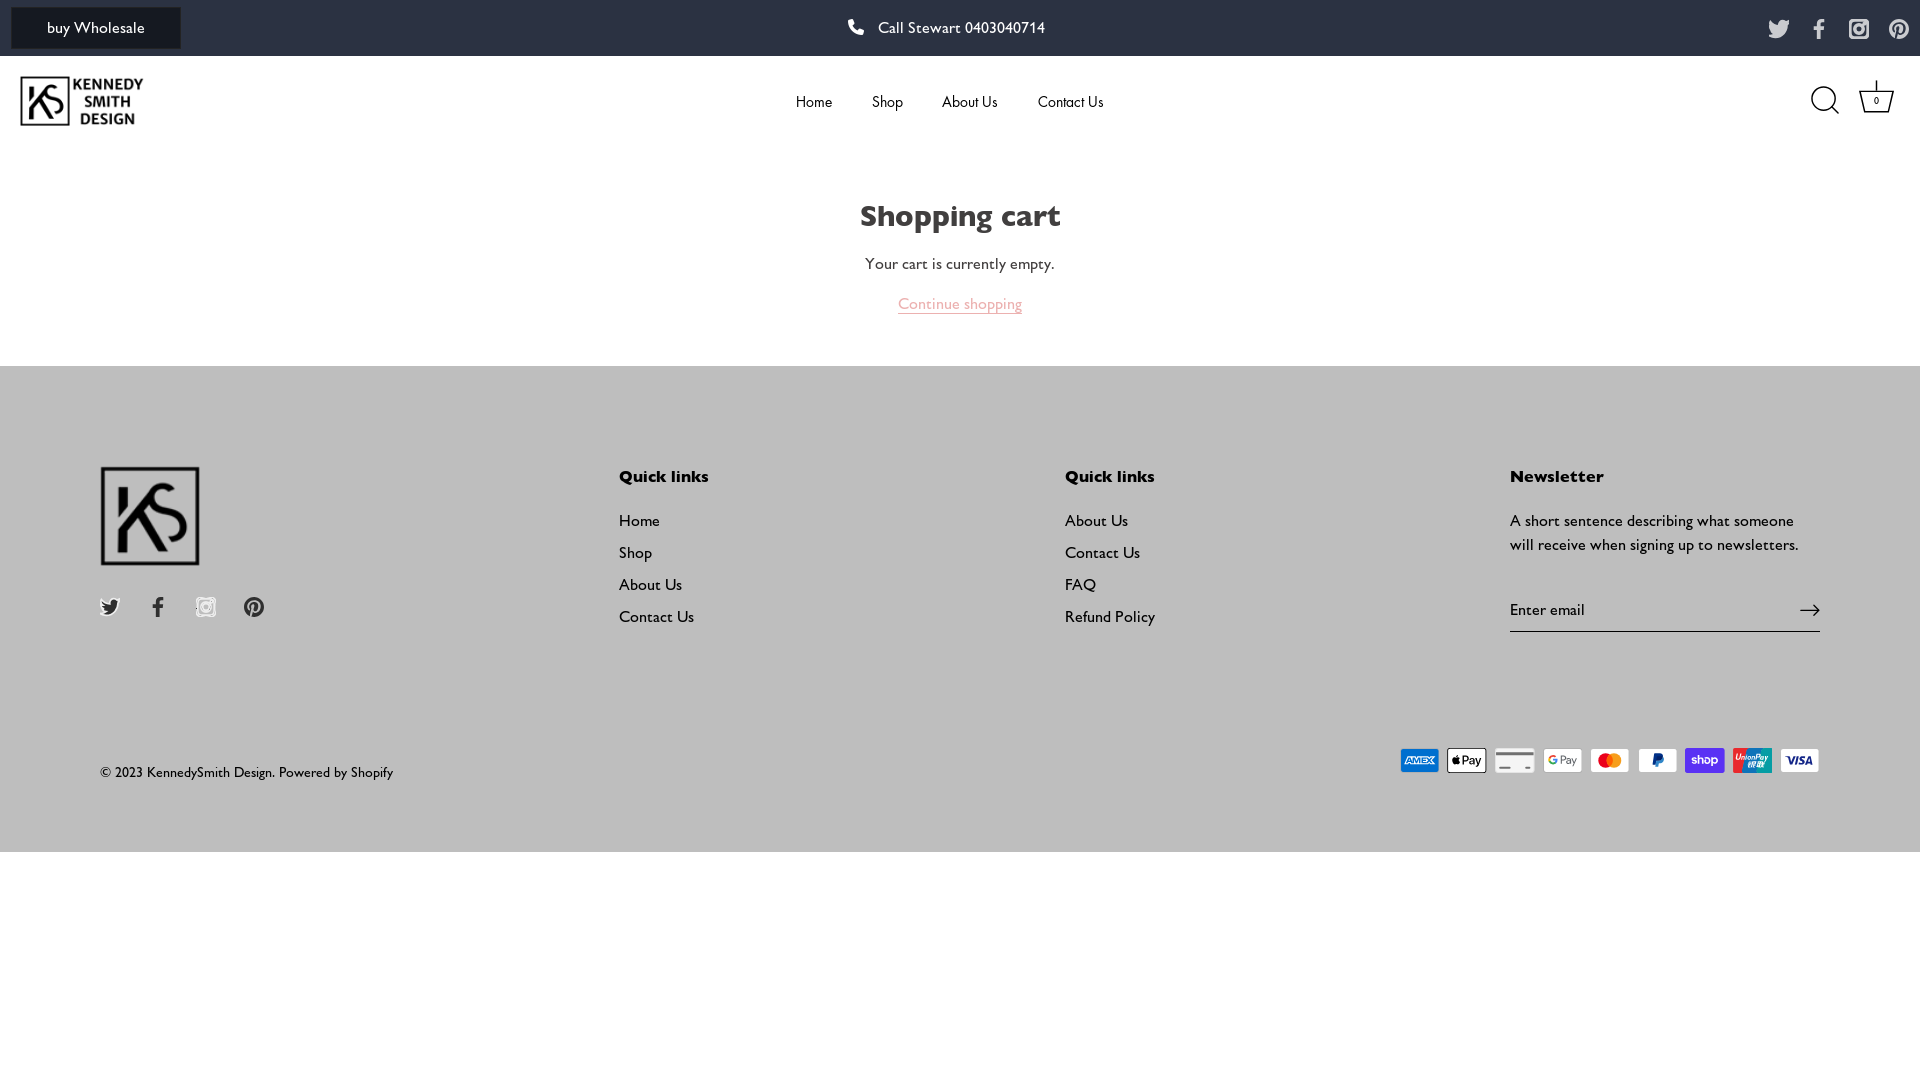 Image resolution: width=1920 pixels, height=1080 pixels. I want to click on 'buy Wholesale', so click(95, 27).